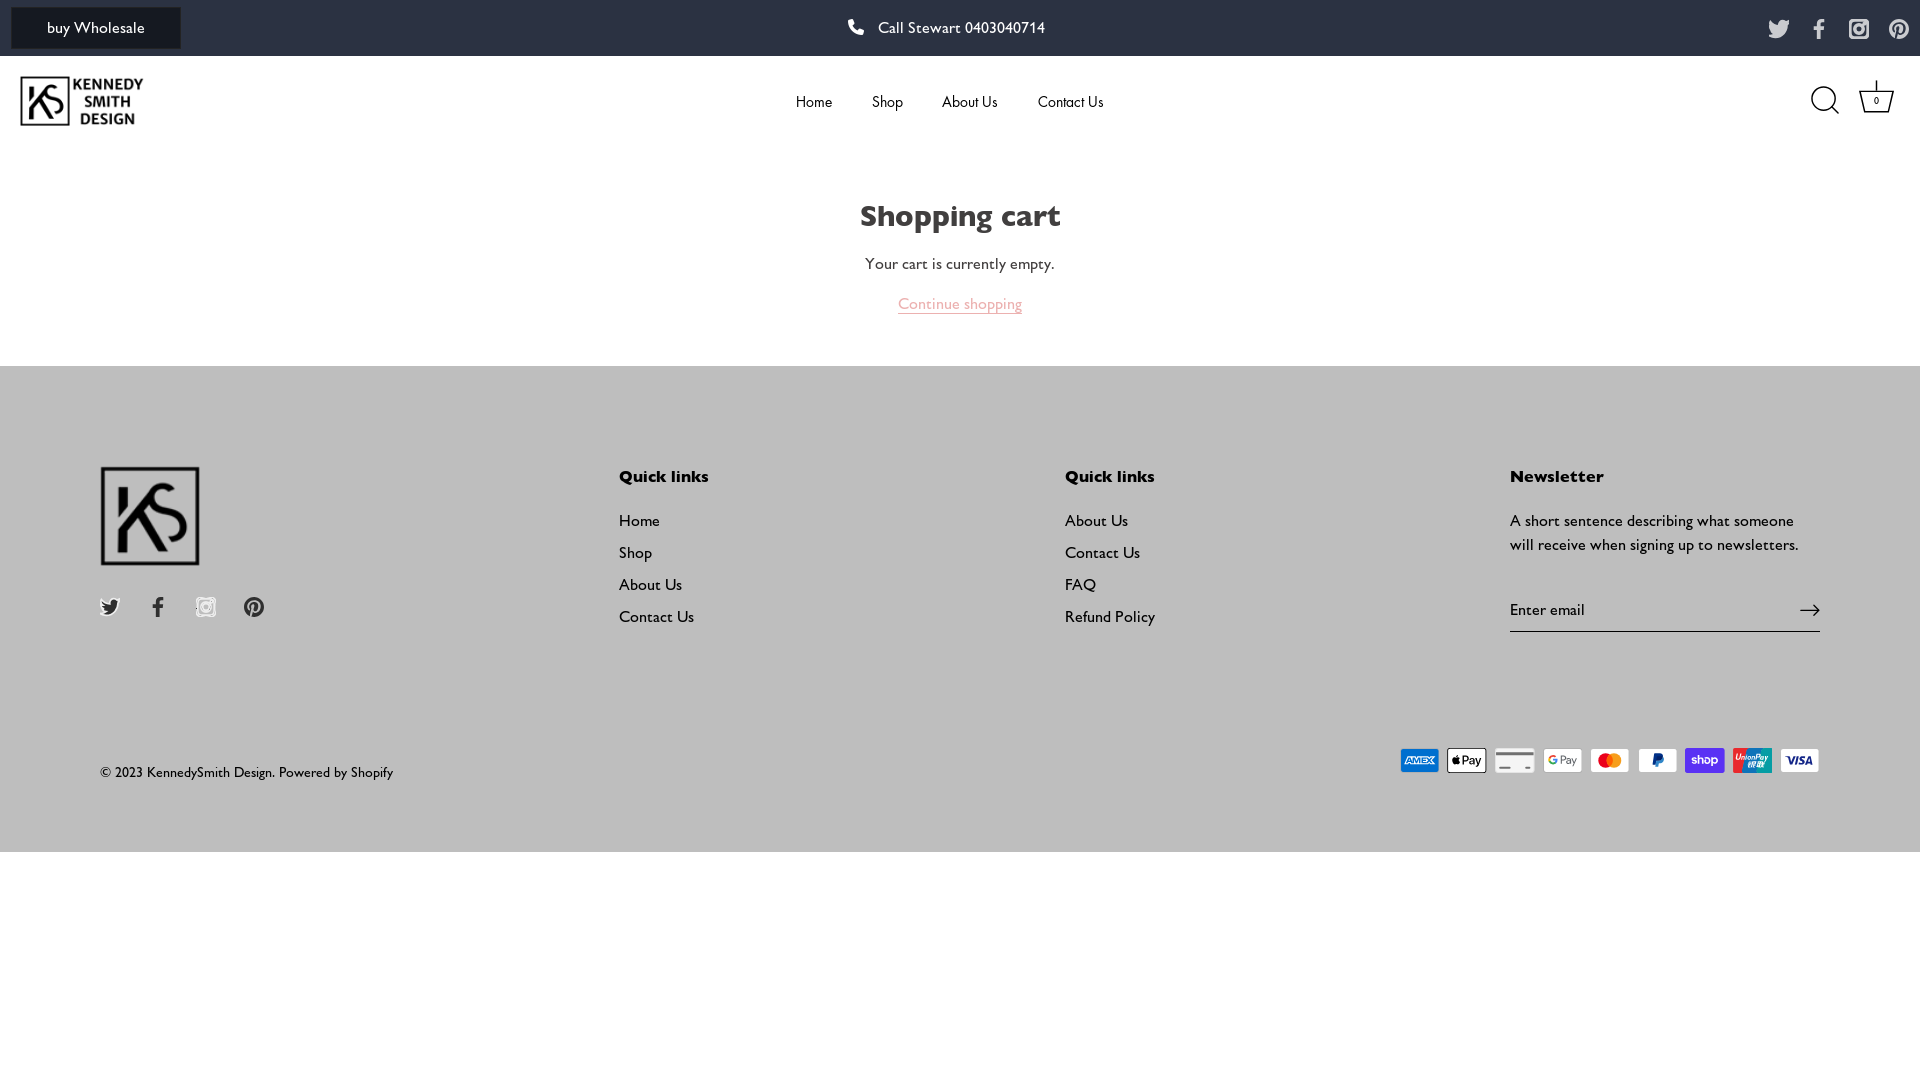 Image resolution: width=1920 pixels, height=1080 pixels. I want to click on 'buy Wholesale', so click(95, 27).